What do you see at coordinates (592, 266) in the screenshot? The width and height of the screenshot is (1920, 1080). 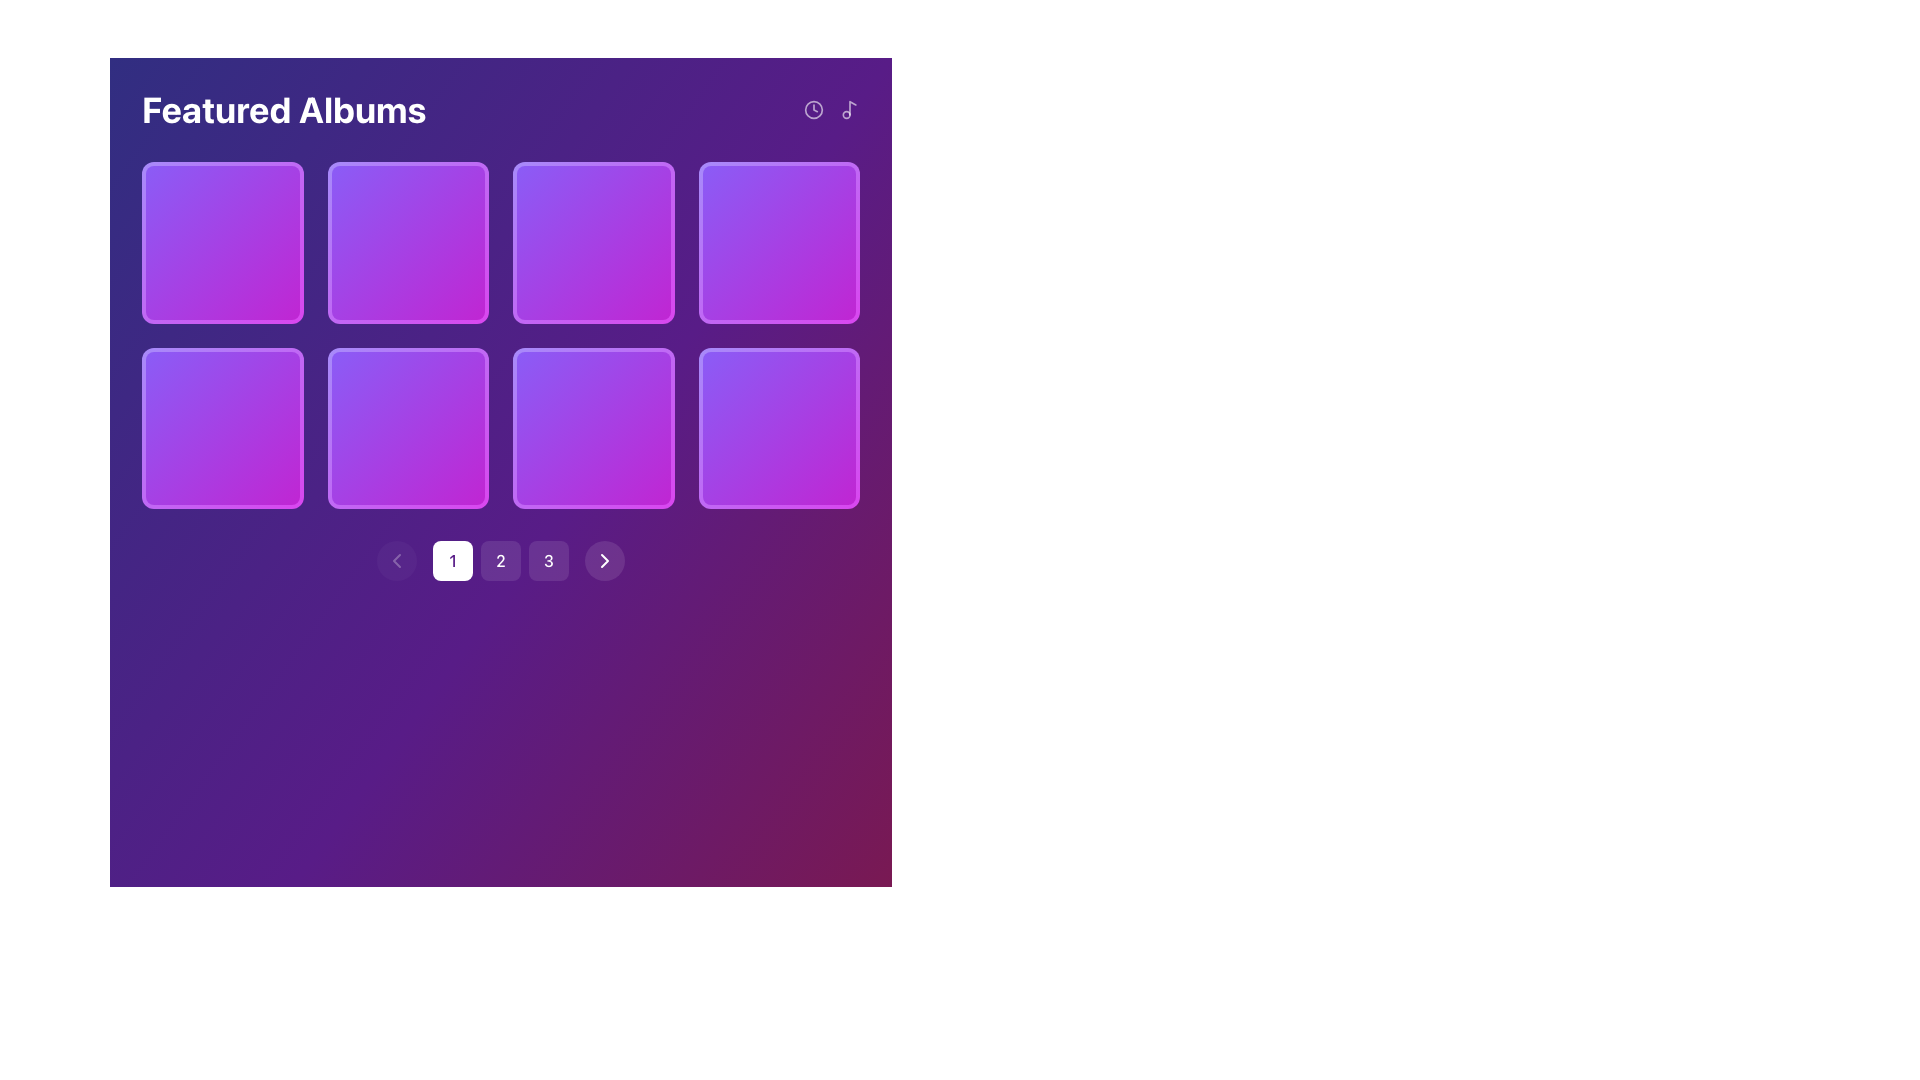 I see `the informational overlay that displays album details, including title, artist, length, and number of tracks, located in the second row and third column of the 'Featured Albums' section` at bounding box center [592, 266].